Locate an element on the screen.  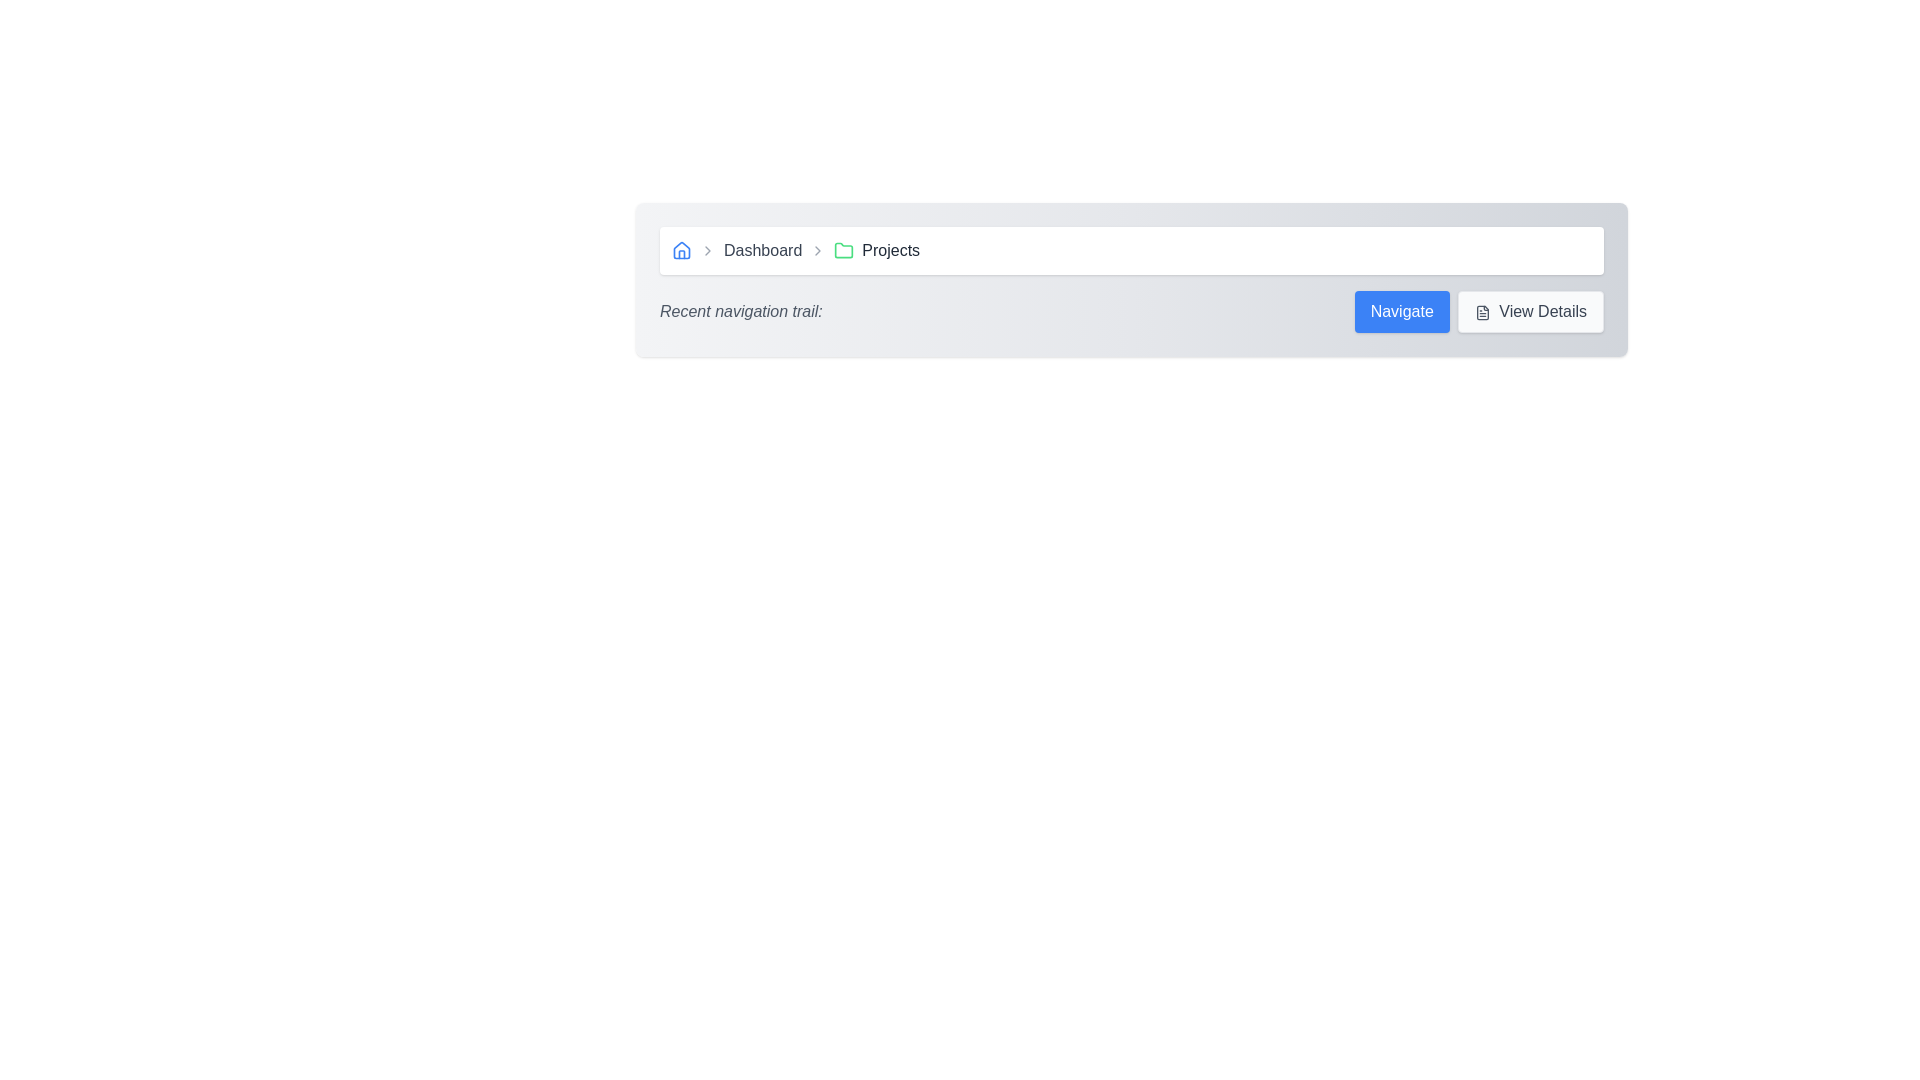
the right-chevron arrow SVG icon located between the 'Dashboard' and 'Projects' labels in the breadcrumb navigation bar is located at coordinates (708, 249).